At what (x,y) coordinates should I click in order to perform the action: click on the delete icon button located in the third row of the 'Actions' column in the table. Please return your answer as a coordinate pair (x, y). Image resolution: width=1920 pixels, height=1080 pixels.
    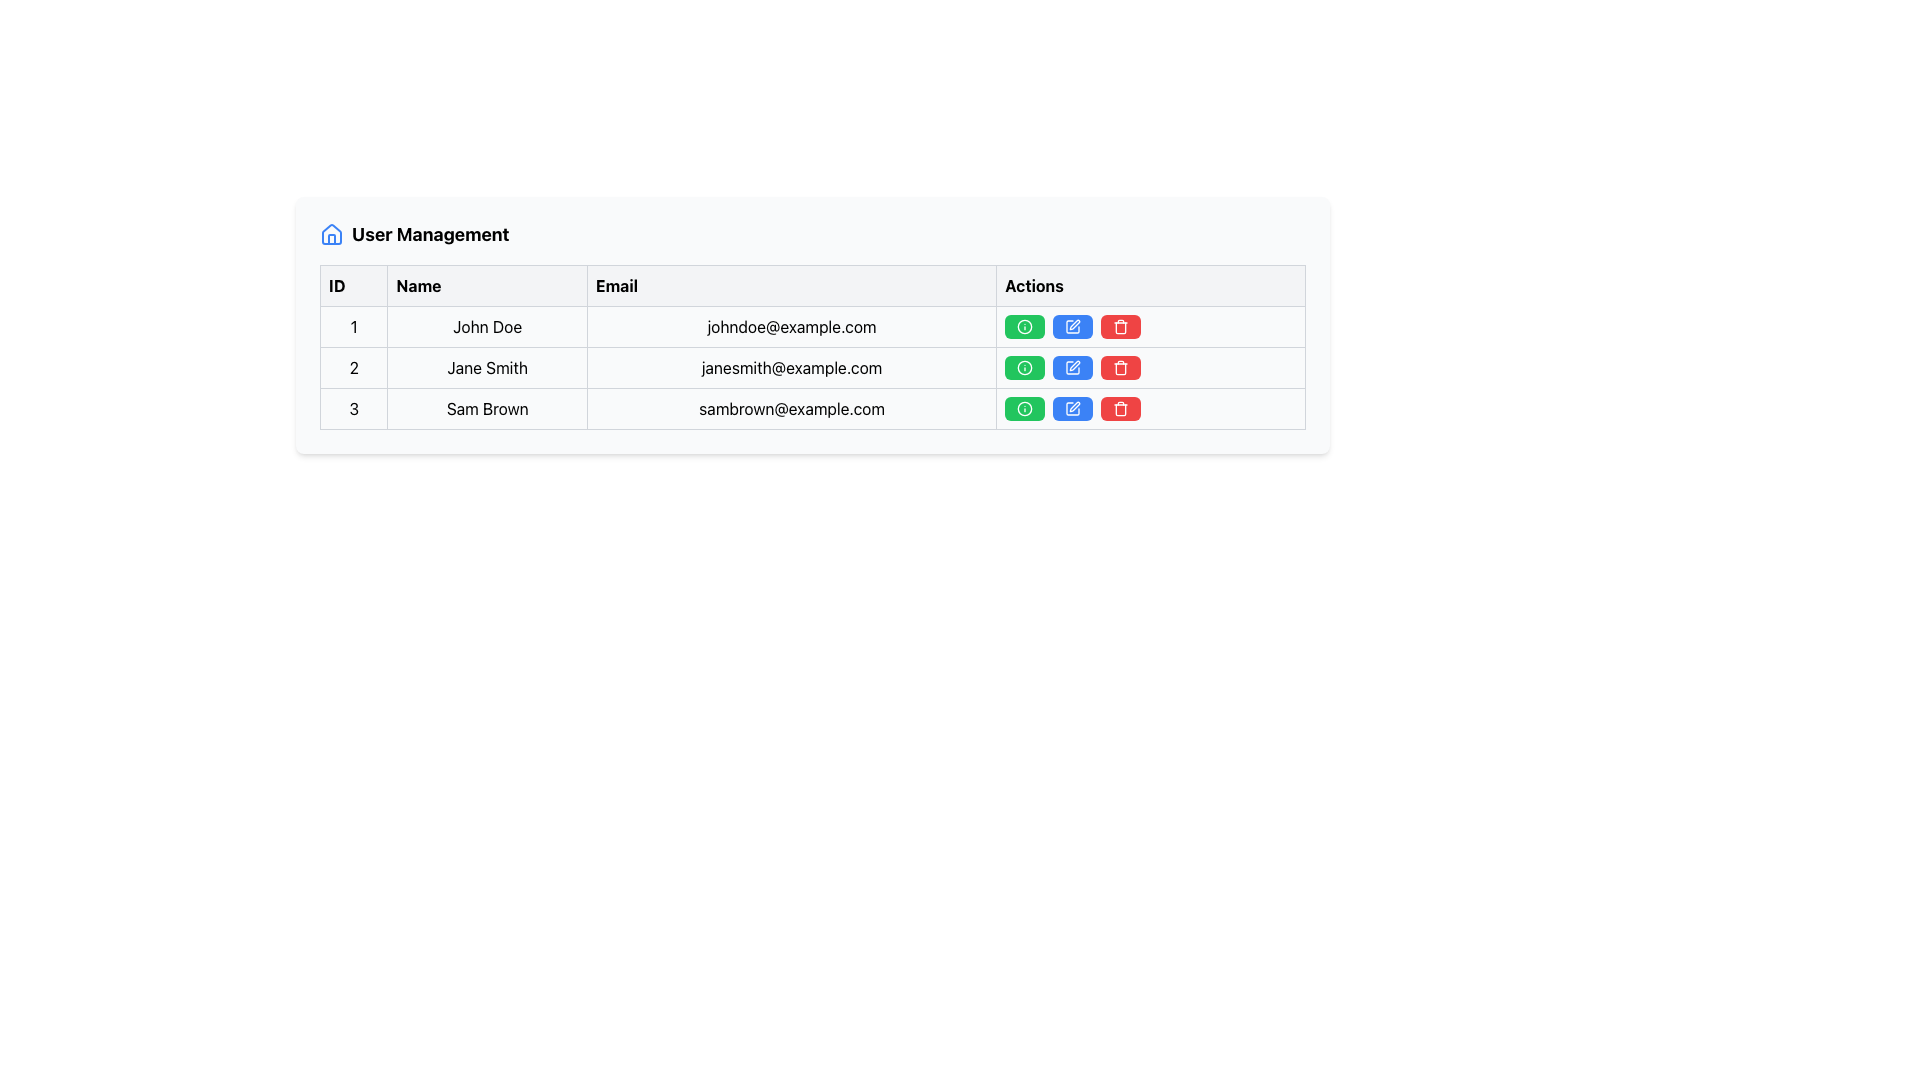
    Looking at the image, I should click on (1121, 367).